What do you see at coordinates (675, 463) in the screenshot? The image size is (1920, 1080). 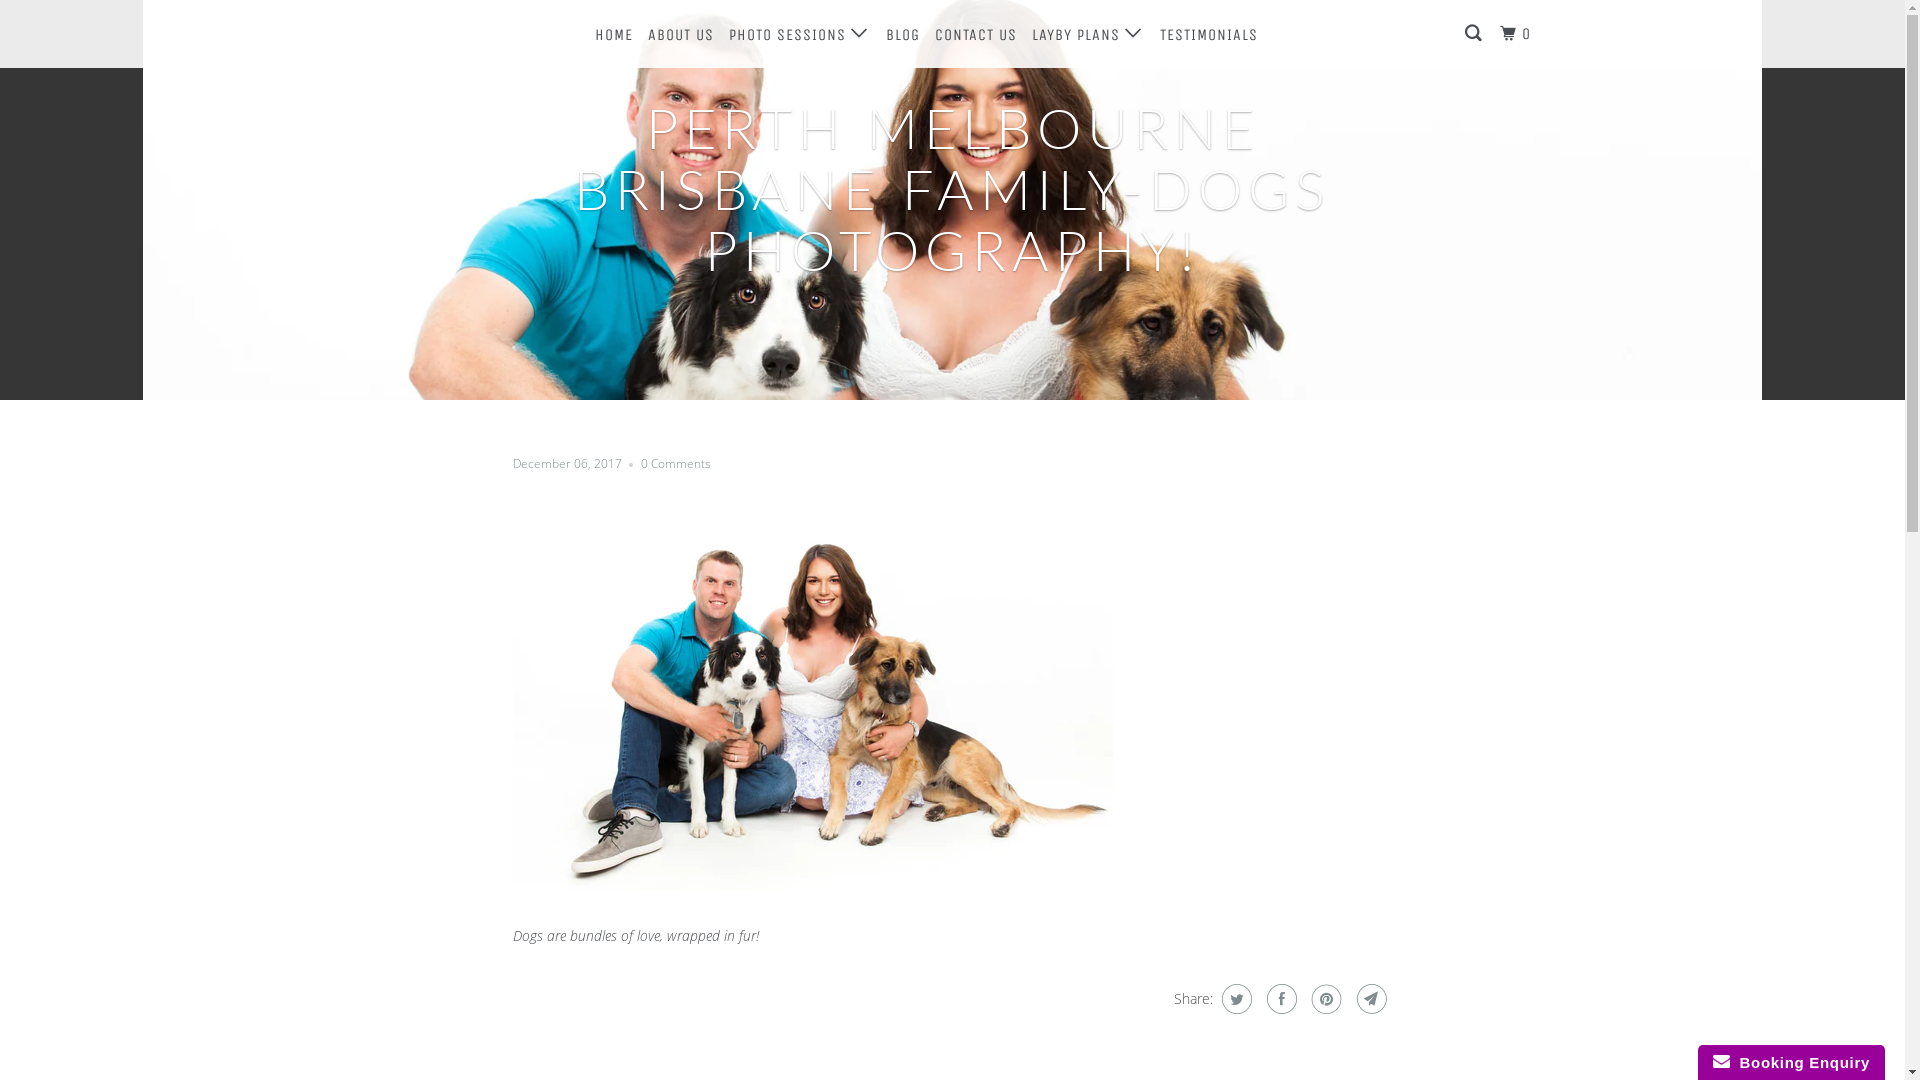 I see `'0 Comments'` at bounding box center [675, 463].